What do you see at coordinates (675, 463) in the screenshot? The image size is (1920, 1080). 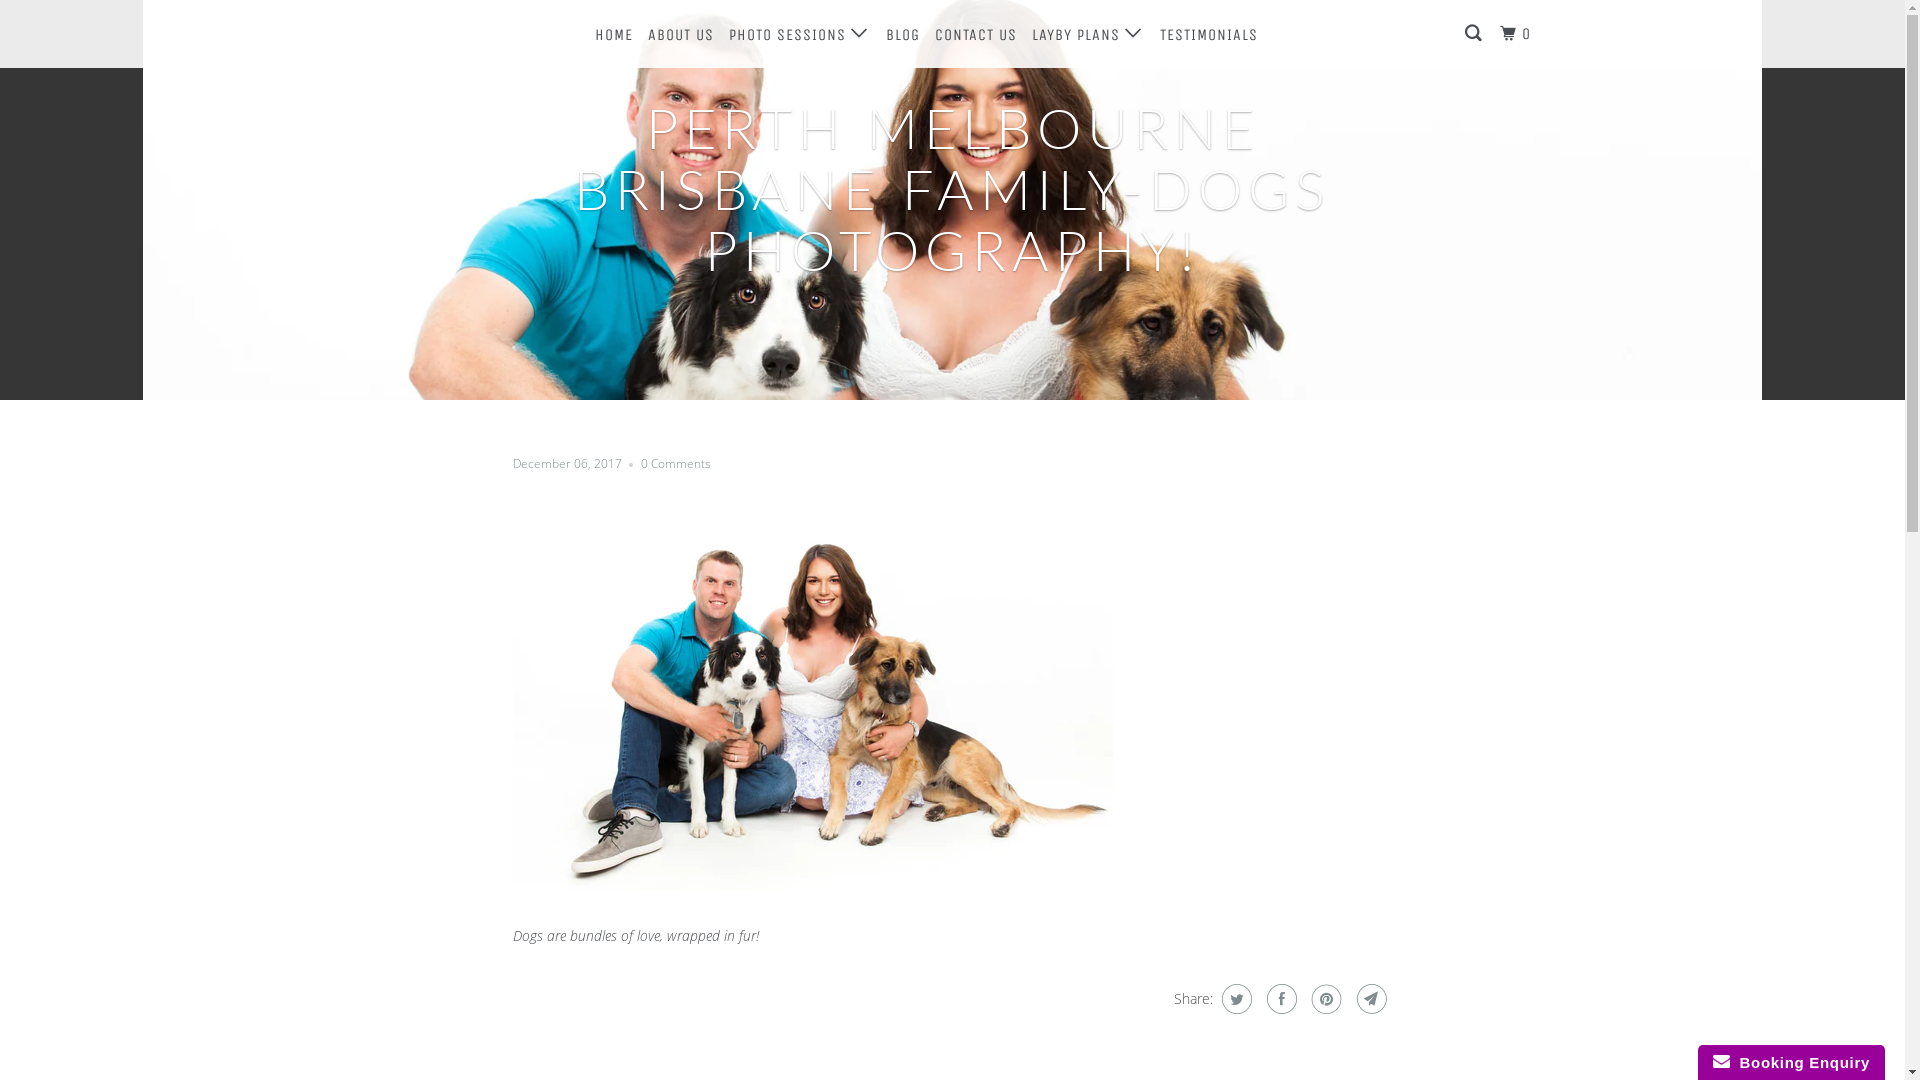 I see `'0 Comments'` at bounding box center [675, 463].